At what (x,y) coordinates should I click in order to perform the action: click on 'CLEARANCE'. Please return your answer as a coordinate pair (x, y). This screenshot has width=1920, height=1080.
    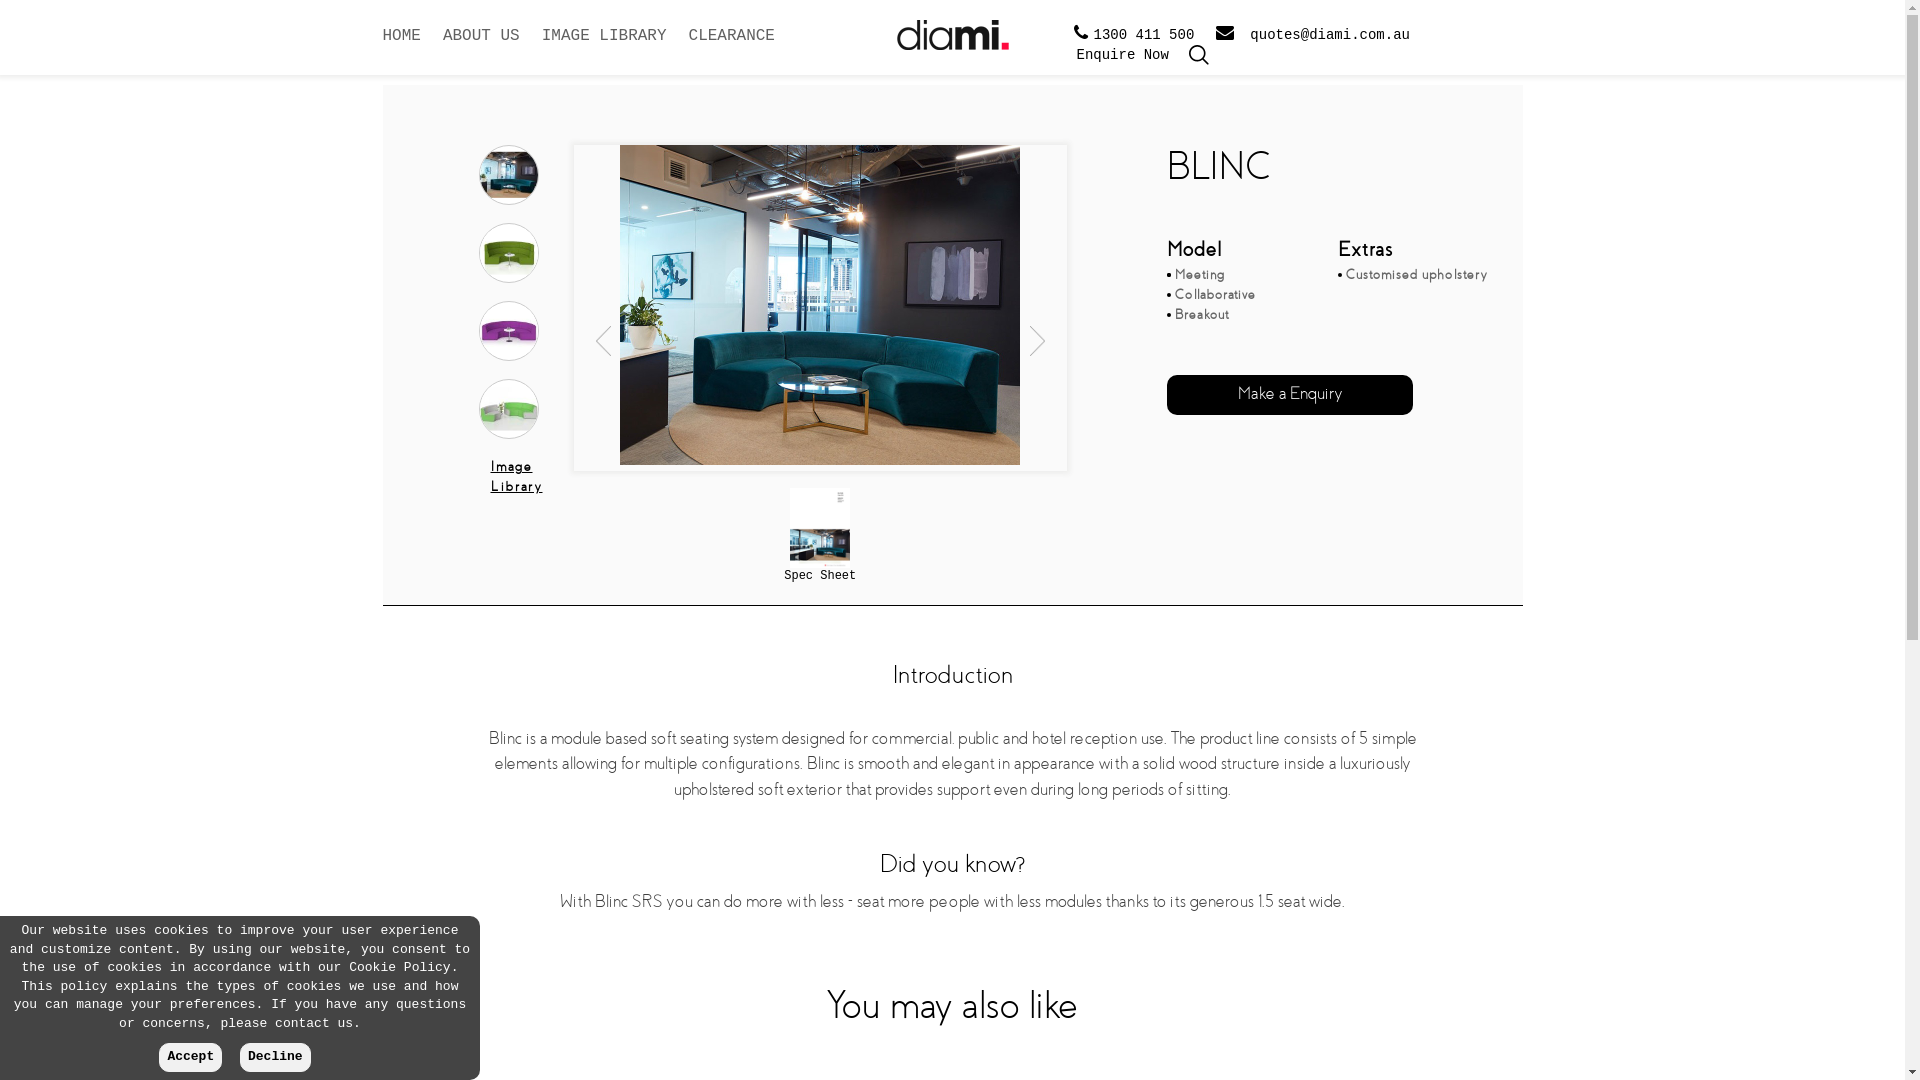
    Looking at the image, I should click on (730, 48).